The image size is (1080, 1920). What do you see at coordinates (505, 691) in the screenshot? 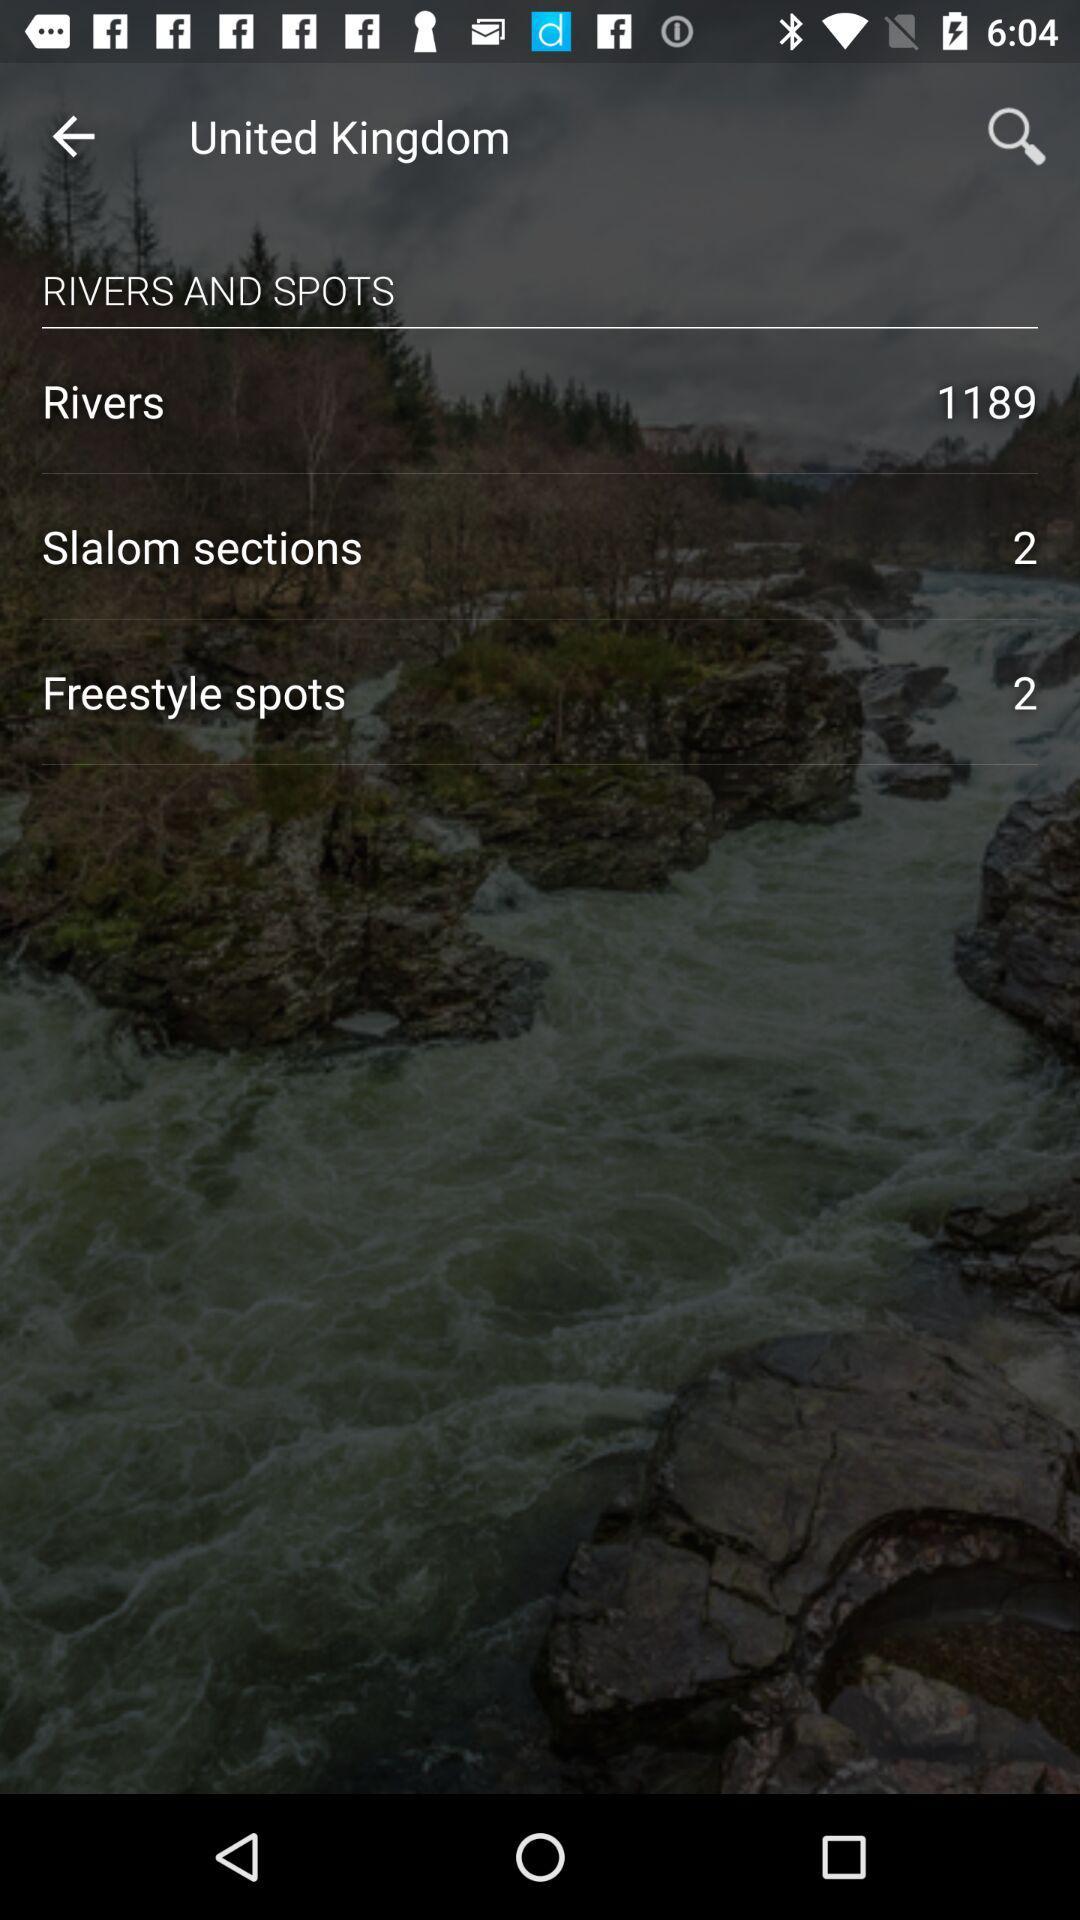
I see `icon to the left of 2` at bounding box center [505, 691].